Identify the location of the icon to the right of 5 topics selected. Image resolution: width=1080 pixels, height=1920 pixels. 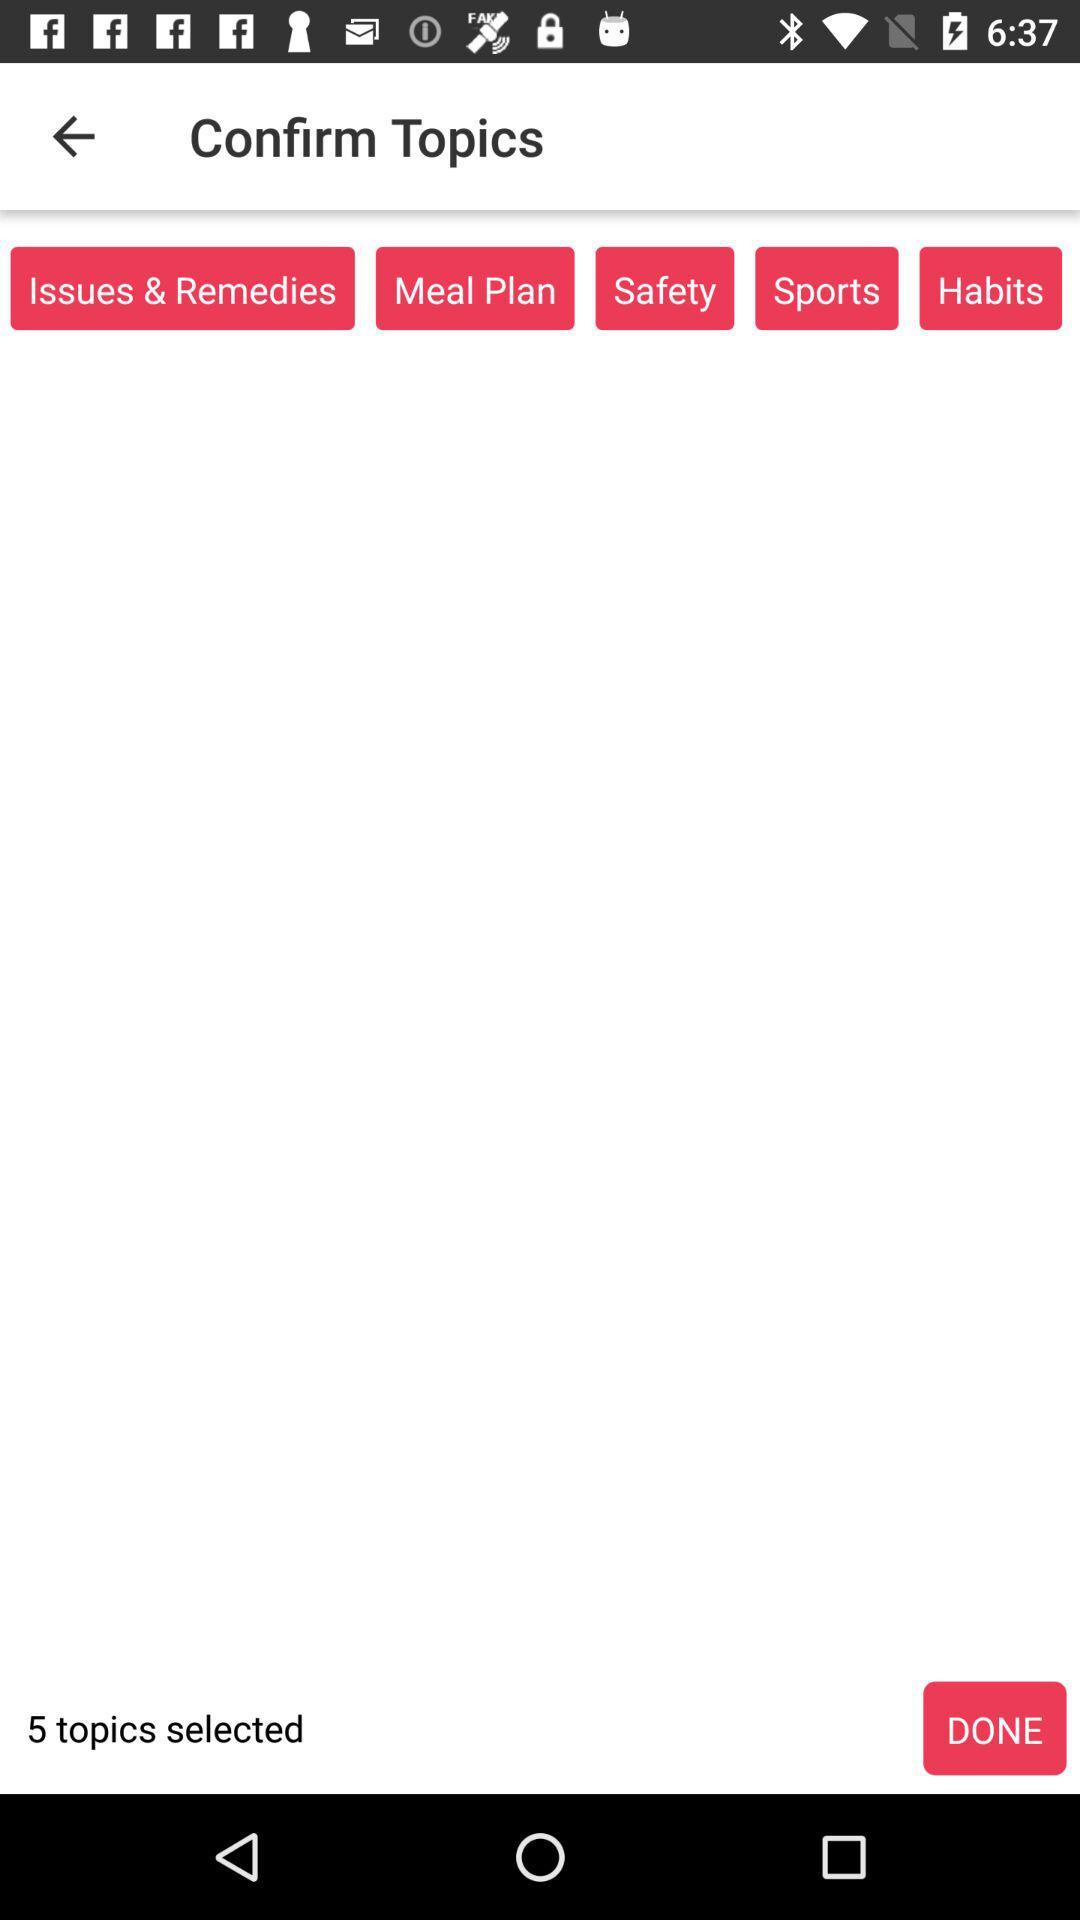
(994, 1728).